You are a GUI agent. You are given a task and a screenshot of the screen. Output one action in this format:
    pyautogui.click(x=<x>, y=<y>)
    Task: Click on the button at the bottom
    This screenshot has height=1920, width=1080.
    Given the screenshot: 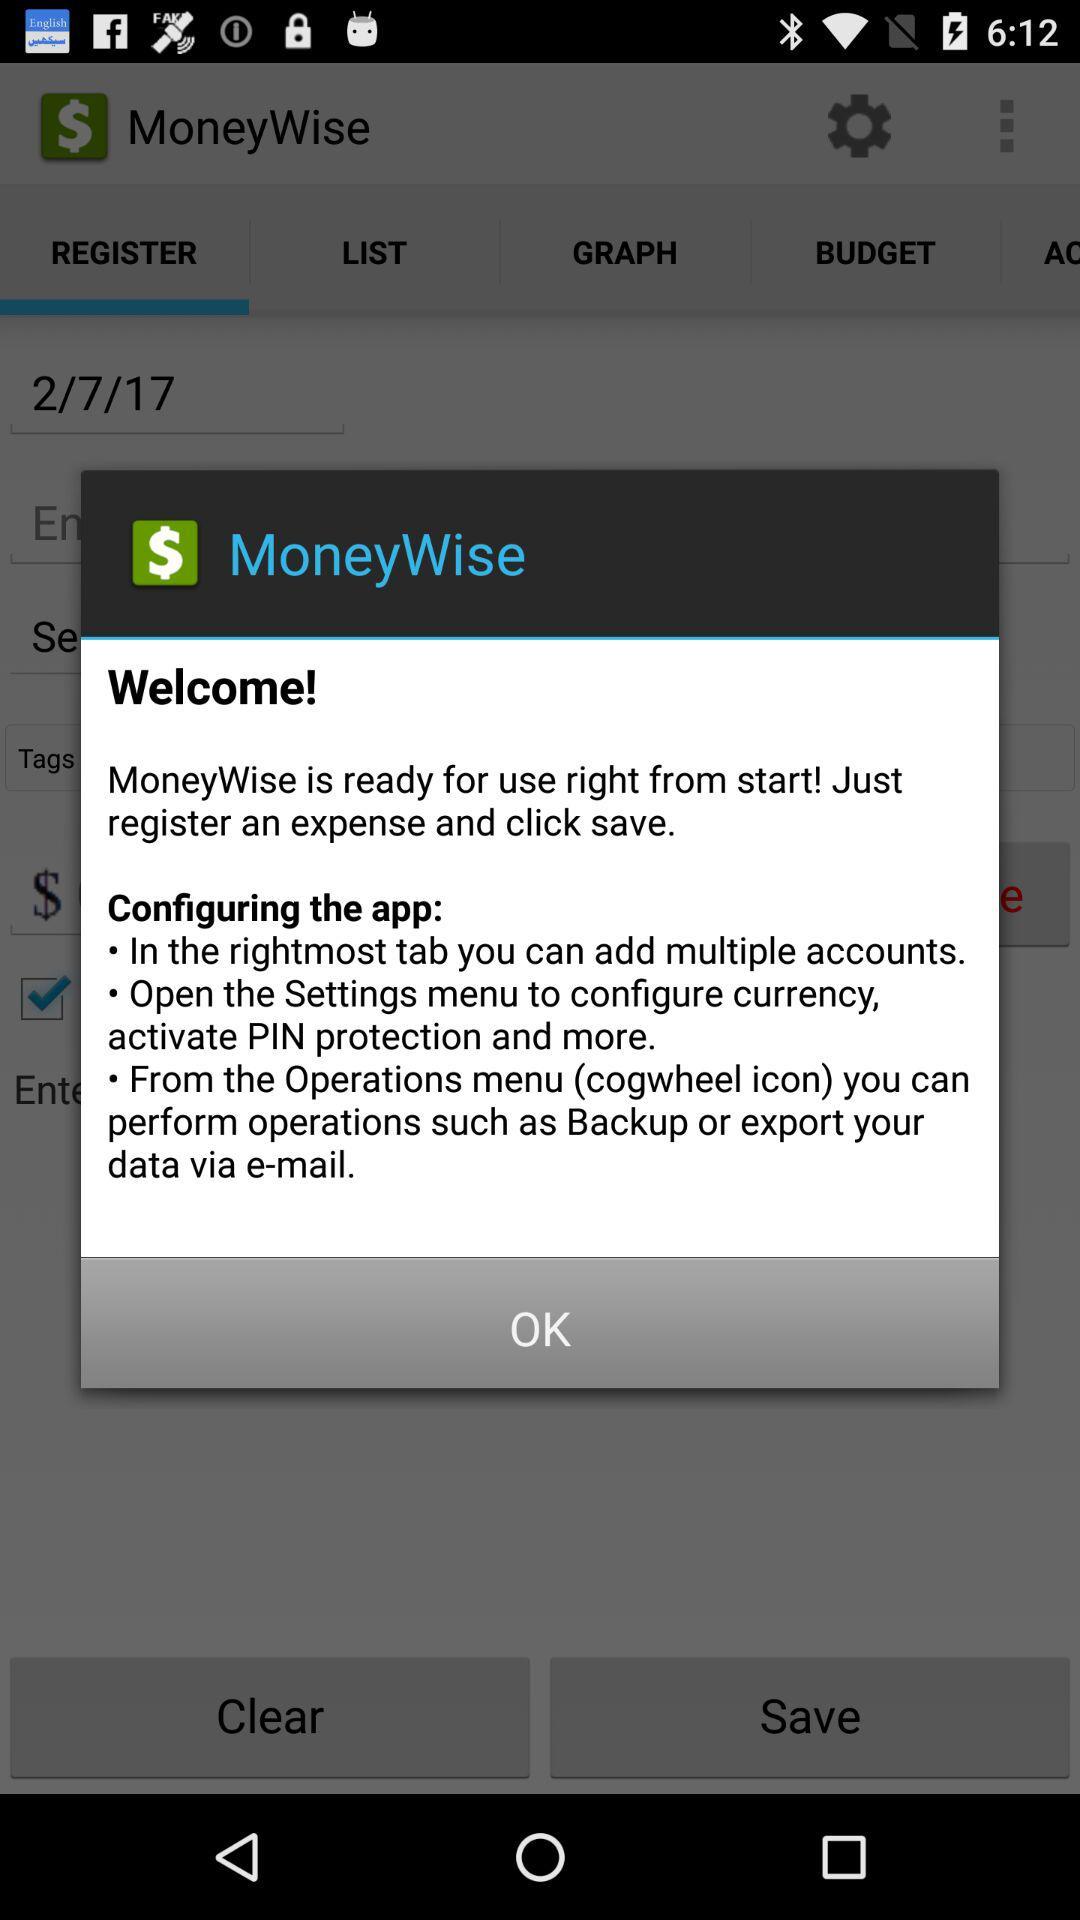 What is the action you would take?
    pyautogui.click(x=540, y=1328)
    